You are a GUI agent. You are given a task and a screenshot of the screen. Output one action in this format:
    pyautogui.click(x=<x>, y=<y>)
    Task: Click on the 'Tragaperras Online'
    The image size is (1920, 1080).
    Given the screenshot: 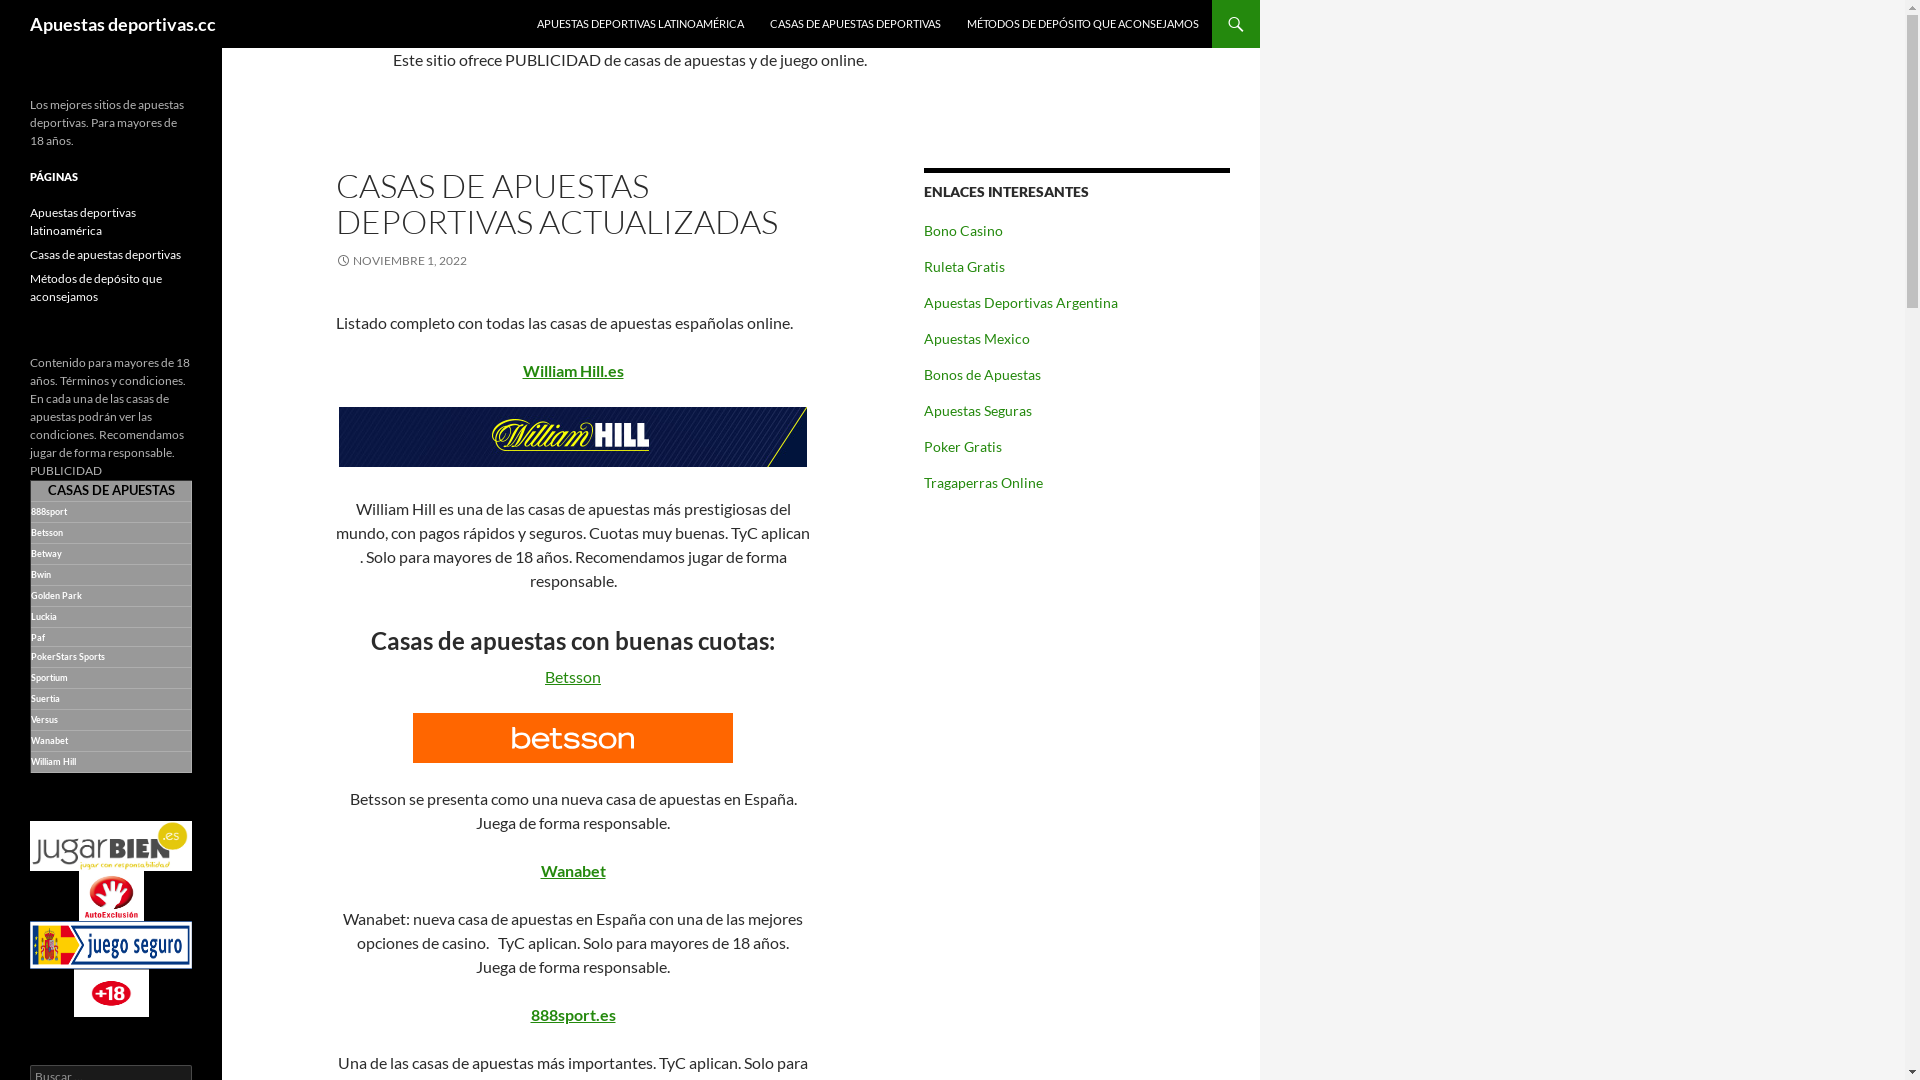 What is the action you would take?
    pyautogui.click(x=983, y=482)
    